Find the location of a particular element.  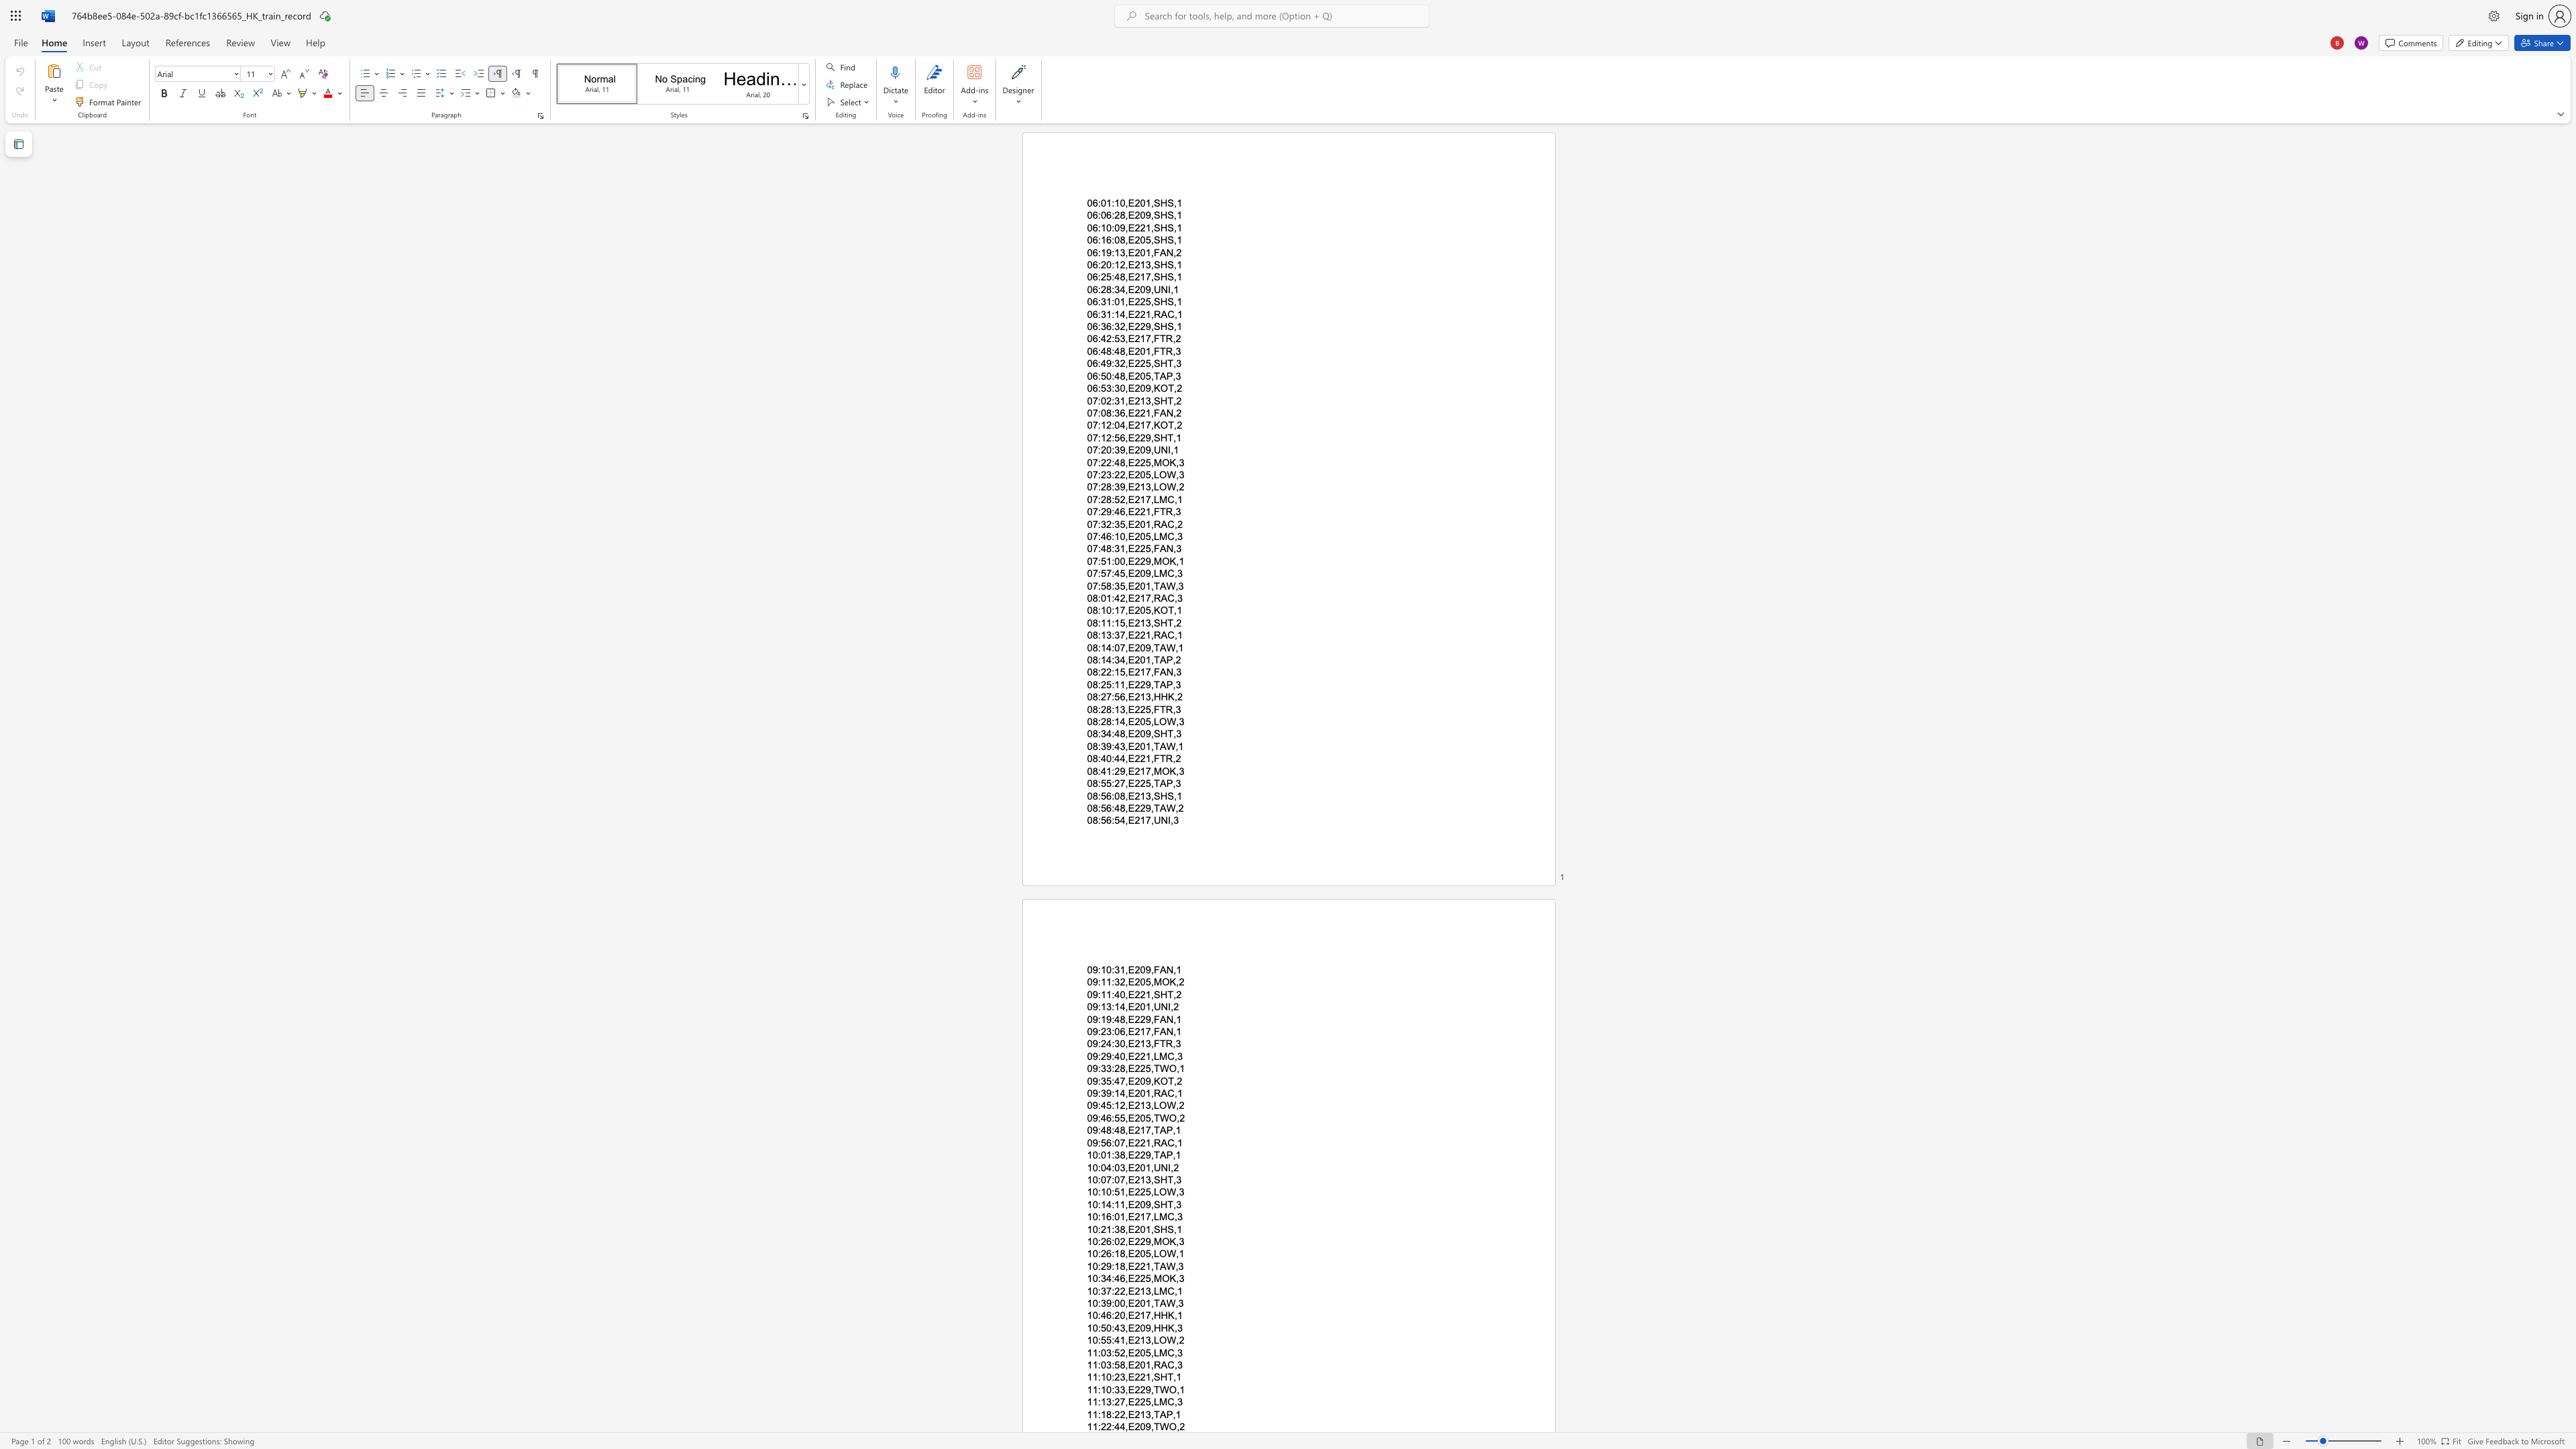

the space between the continuous character "2" and ":" in the text is located at coordinates (1111, 1426).